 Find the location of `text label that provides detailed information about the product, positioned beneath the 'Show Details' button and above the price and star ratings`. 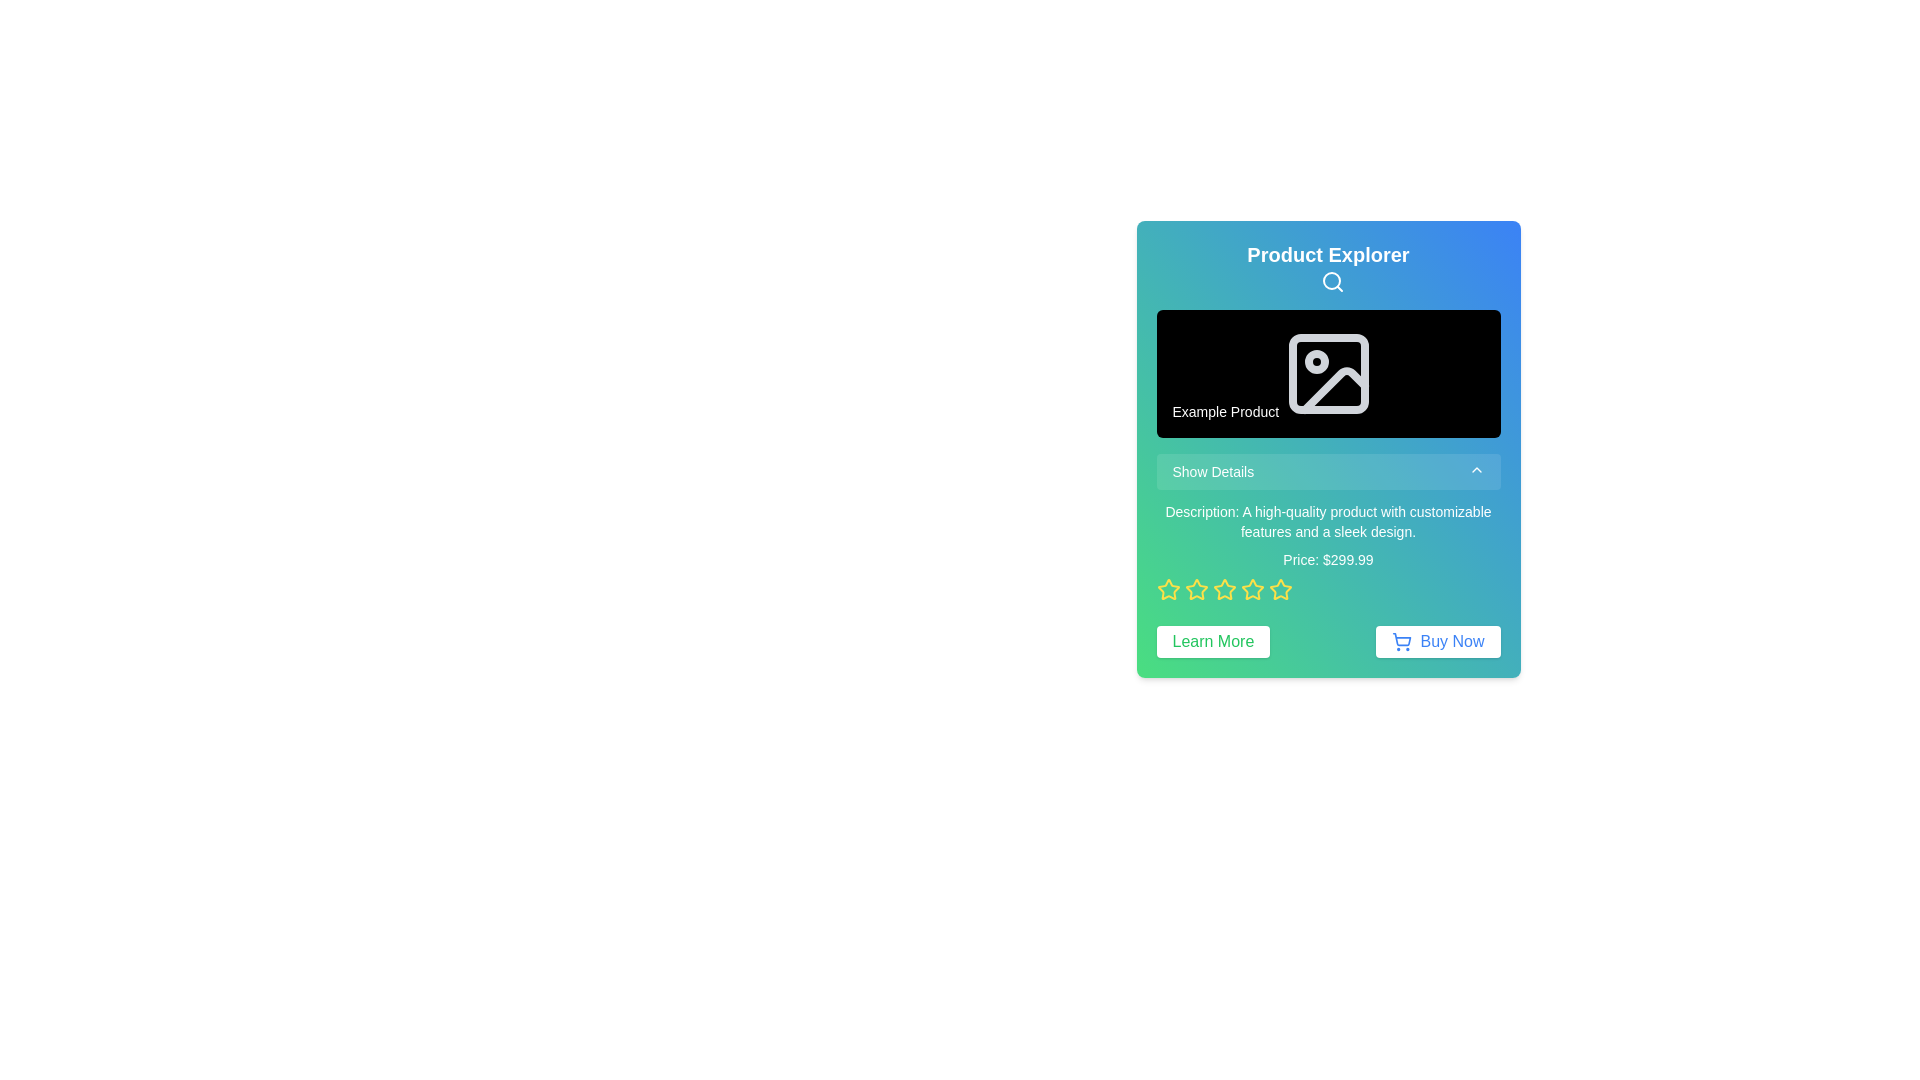

text label that provides detailed information about the product, positioned beneath the 'Show Details' button and above the price and star ratings is located at coordinates (1328, 520).